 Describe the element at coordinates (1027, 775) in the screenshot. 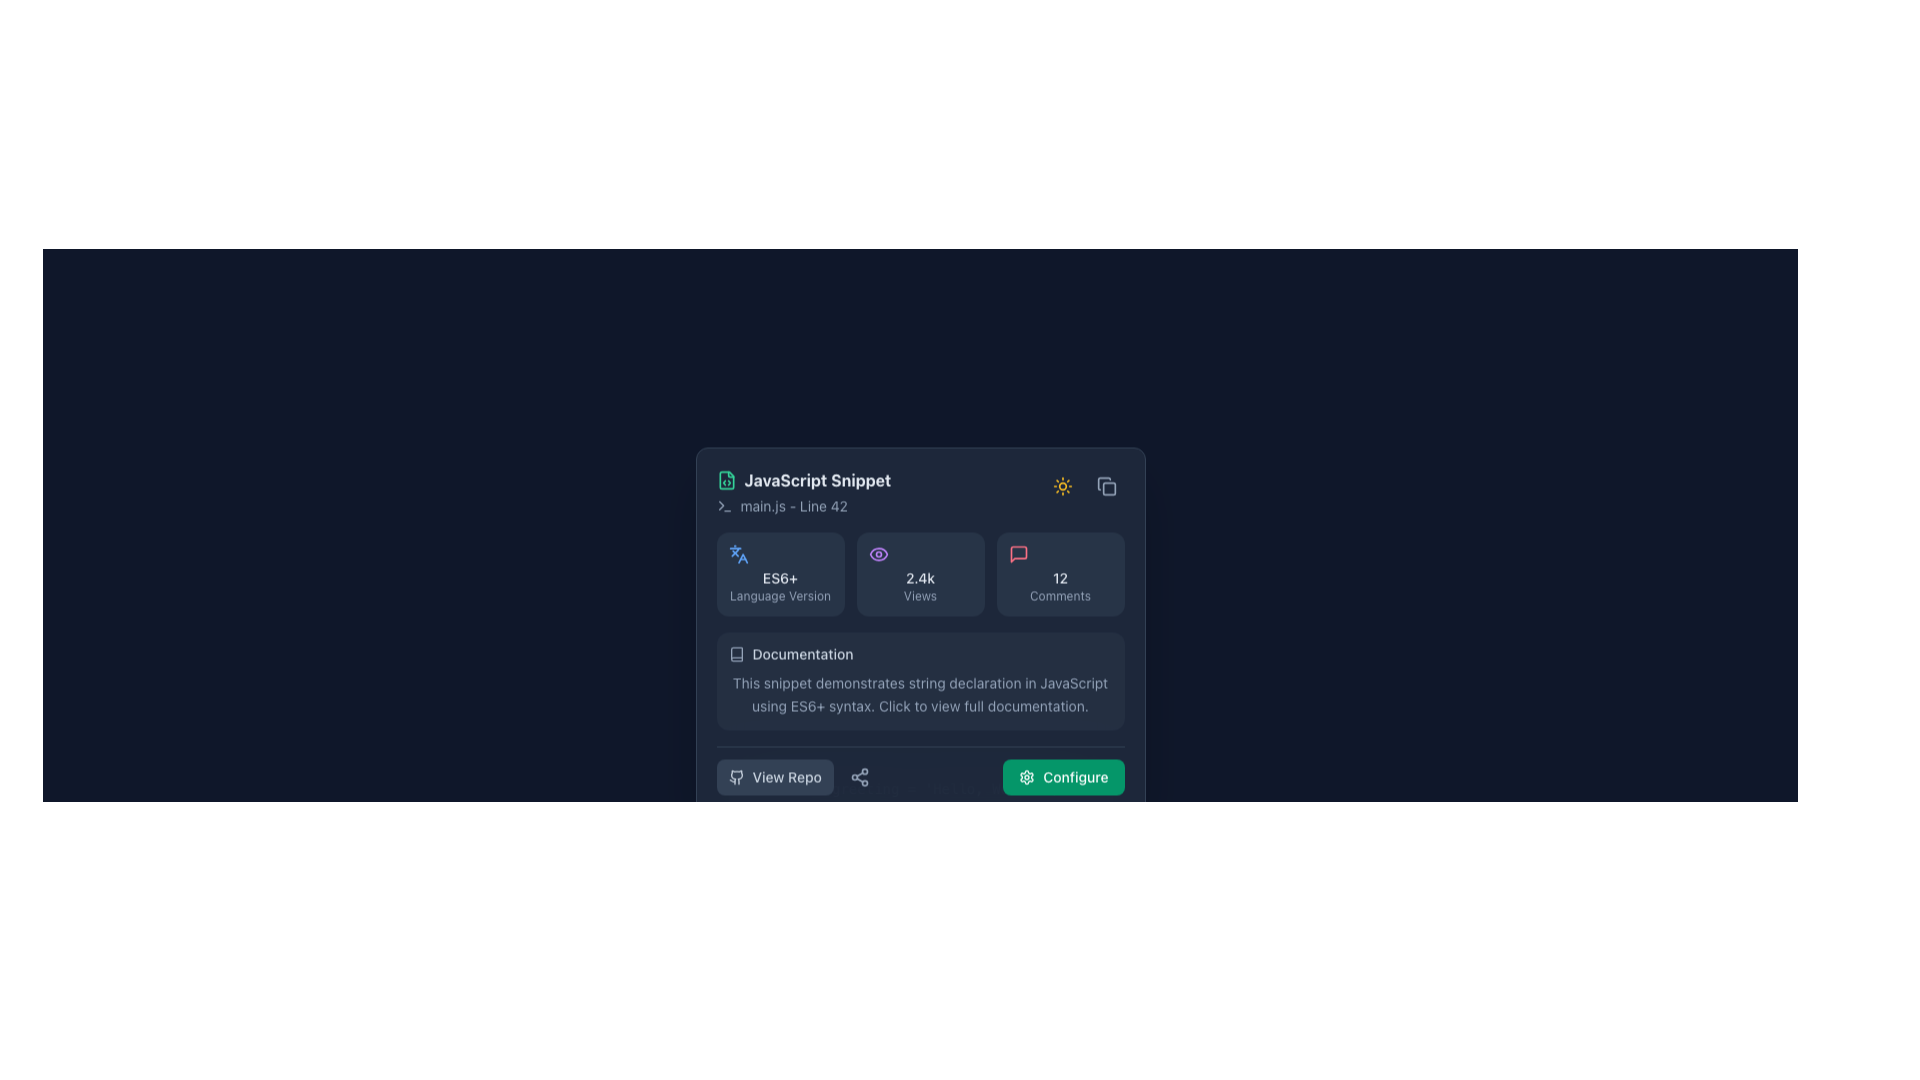

I see `the cogwheel icon that represents settings or configuration functionalities, located to the left of the 'Configure' button at the bottom-right corner of the card-like interface` at that location.